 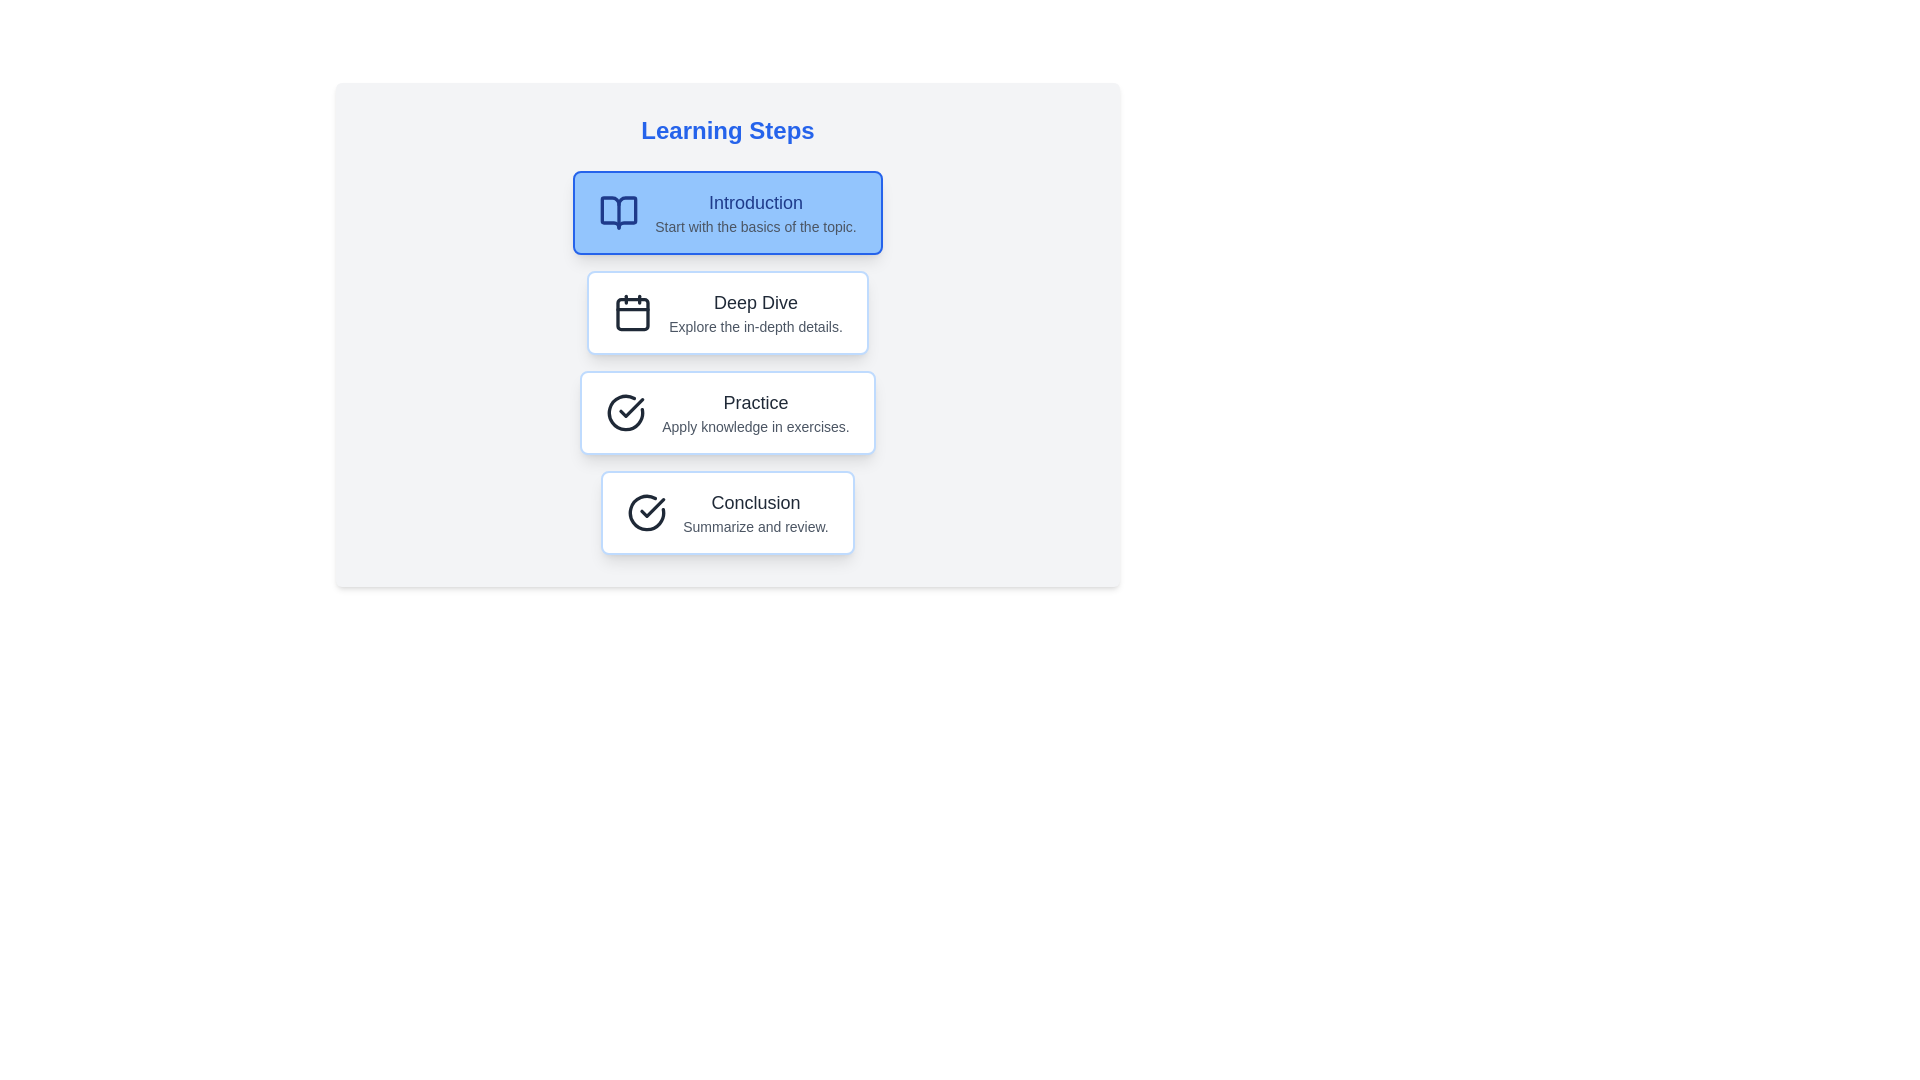 What do you see at coordinates (754, 312) in the screenshot?
I see `the textual component labeled 'Deep Dive', which is part of the 'Learning Steps' section, positioned below 'Introduction' and above 'Practice'` at bounding box center [754, 312].